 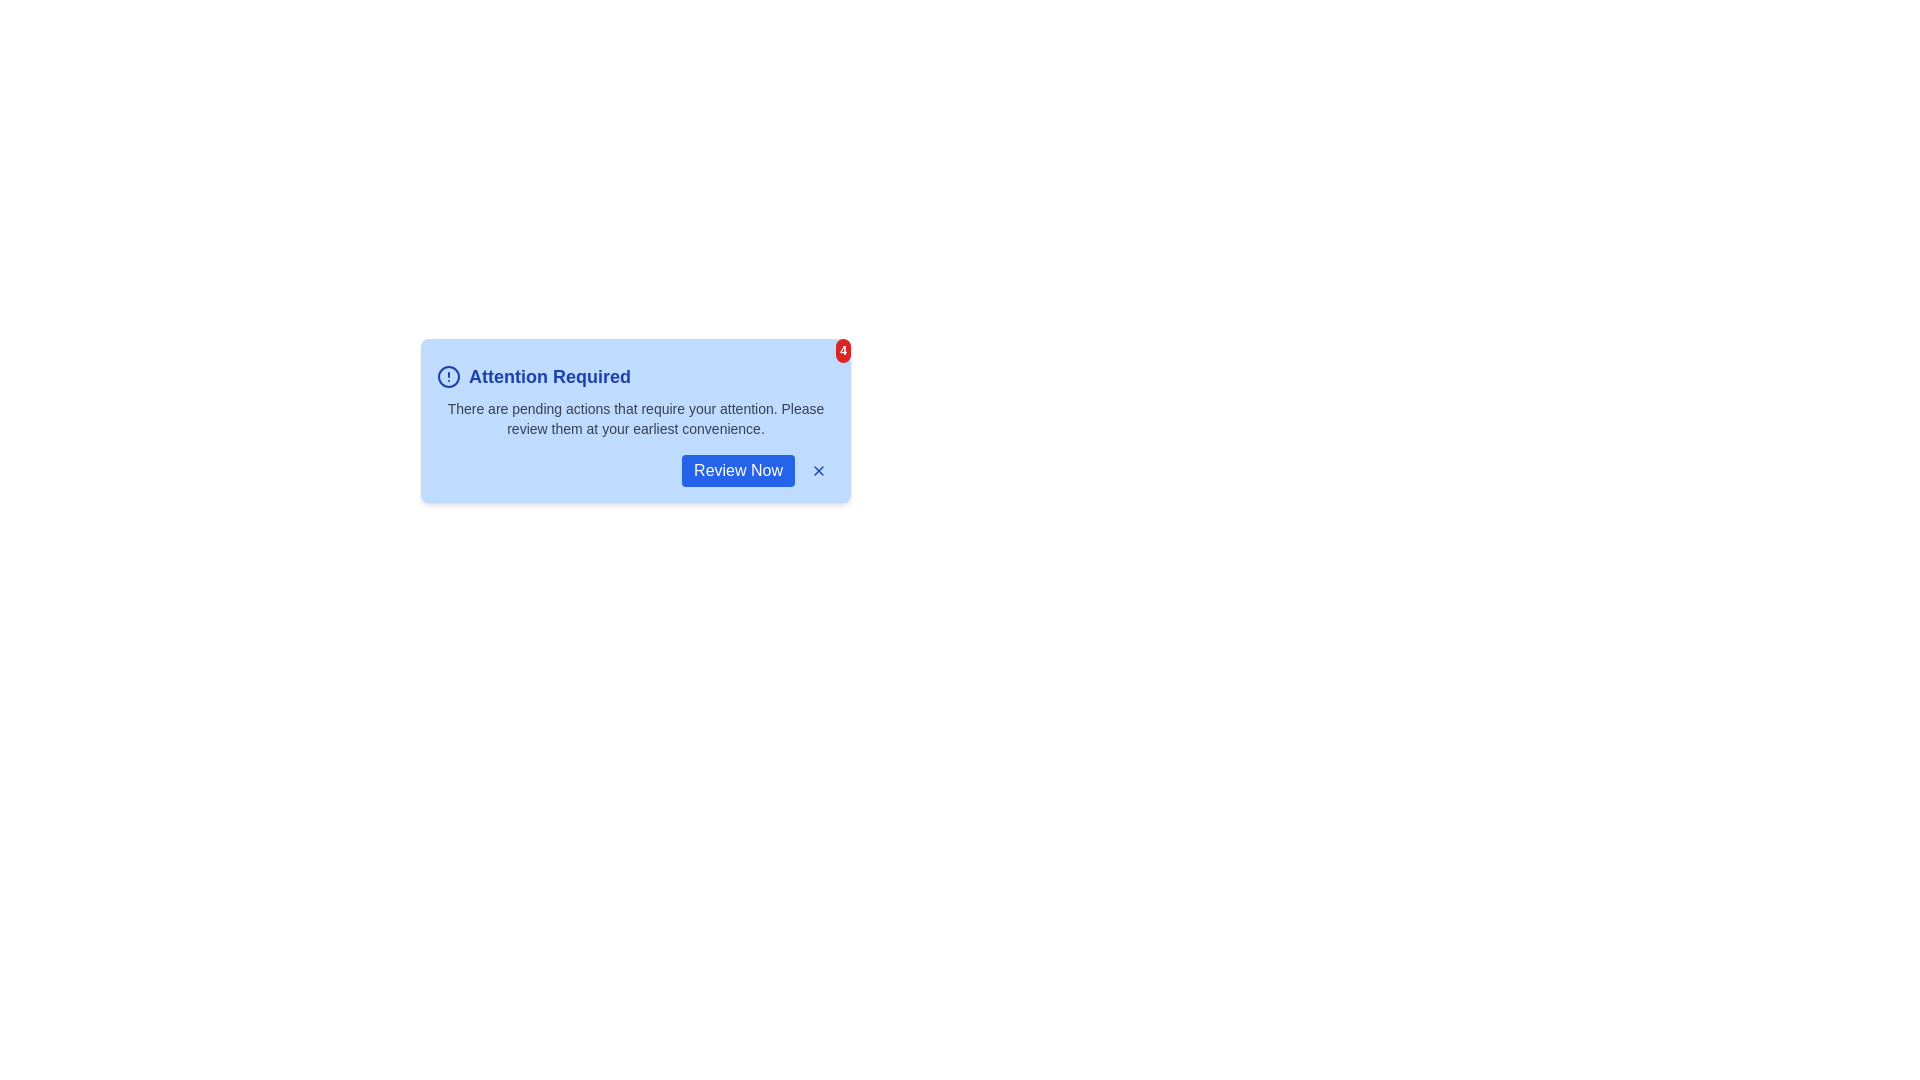 I want to click on the visual alert icon located in the notification box, which indicates that attention is required, positioned to the far left of the top section aligning with the 'Attention Required' text, so click(x=448, y=377).